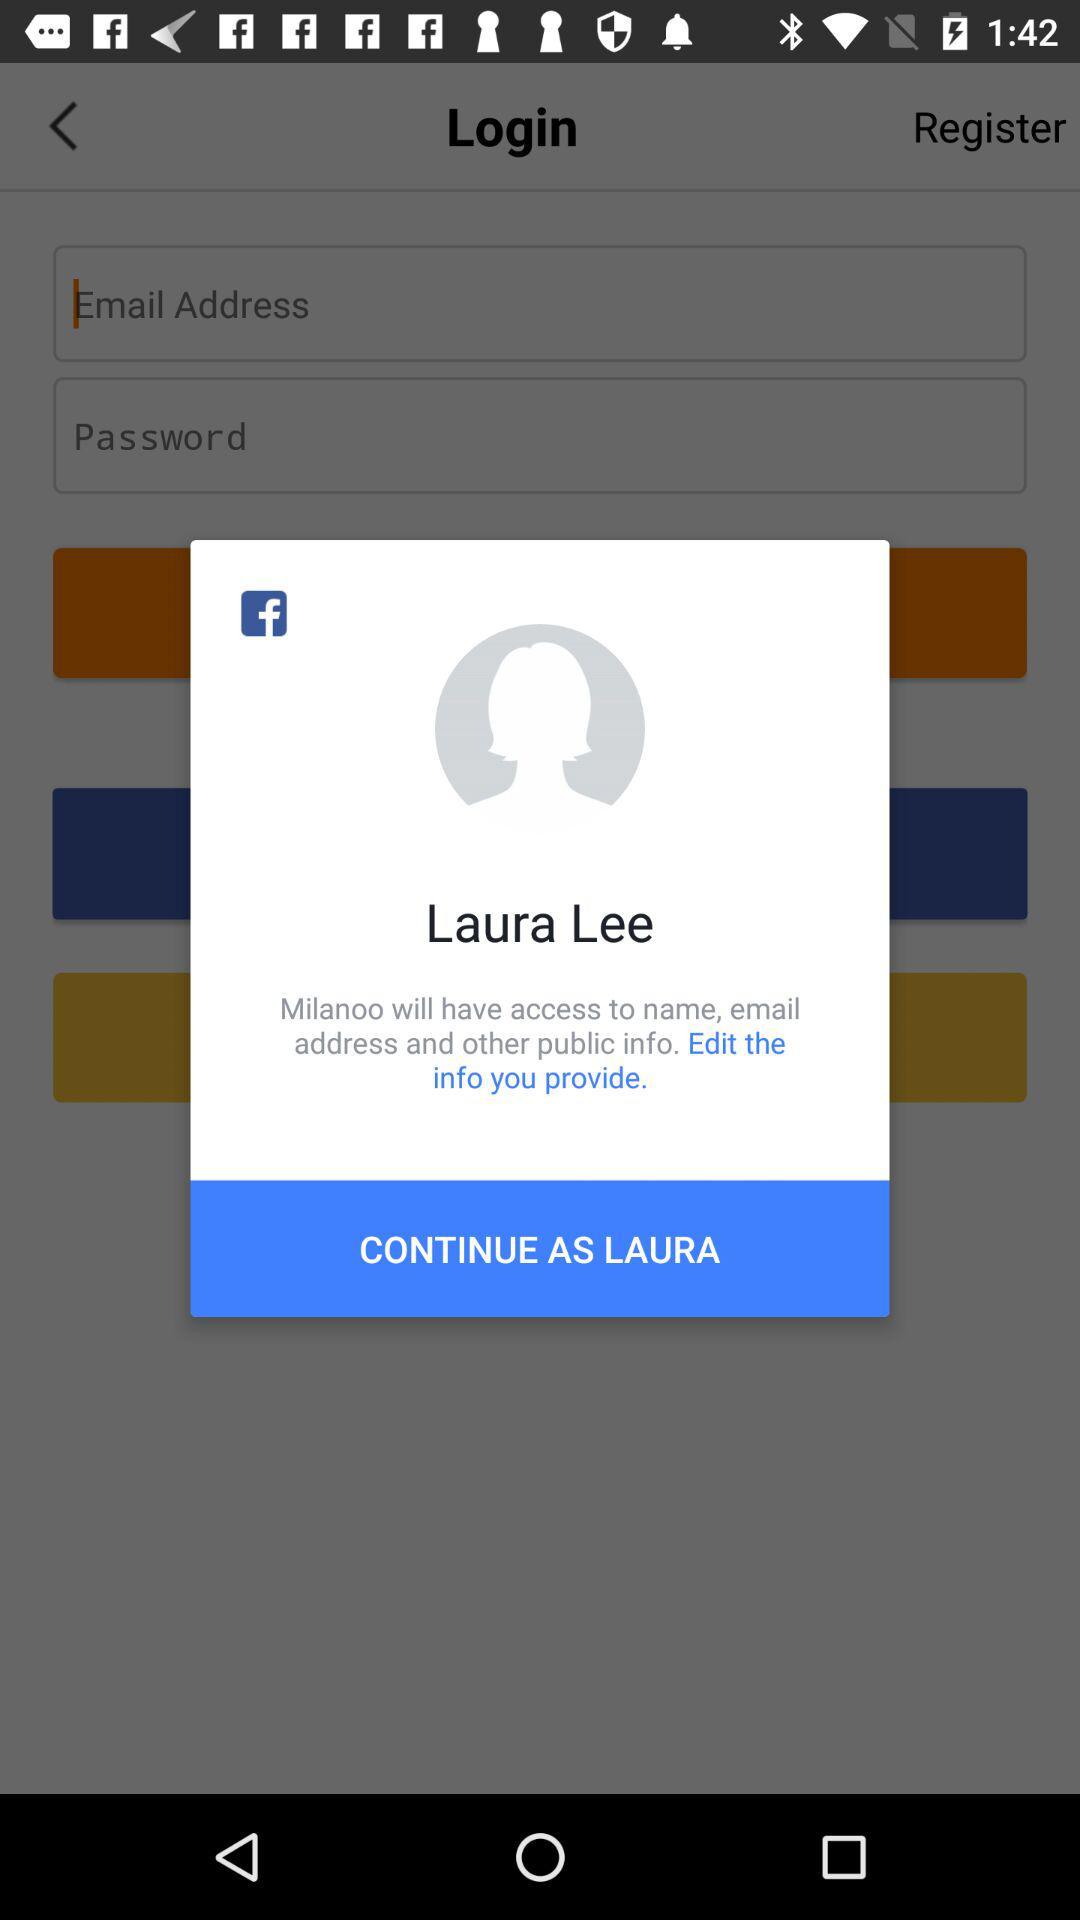 Image resolution: width=1080 pixels, height=1920 pixels. Describe the element at coordinates (540, 1041) in the screenshot. I see `icon above the continue as laura icon` at that location.